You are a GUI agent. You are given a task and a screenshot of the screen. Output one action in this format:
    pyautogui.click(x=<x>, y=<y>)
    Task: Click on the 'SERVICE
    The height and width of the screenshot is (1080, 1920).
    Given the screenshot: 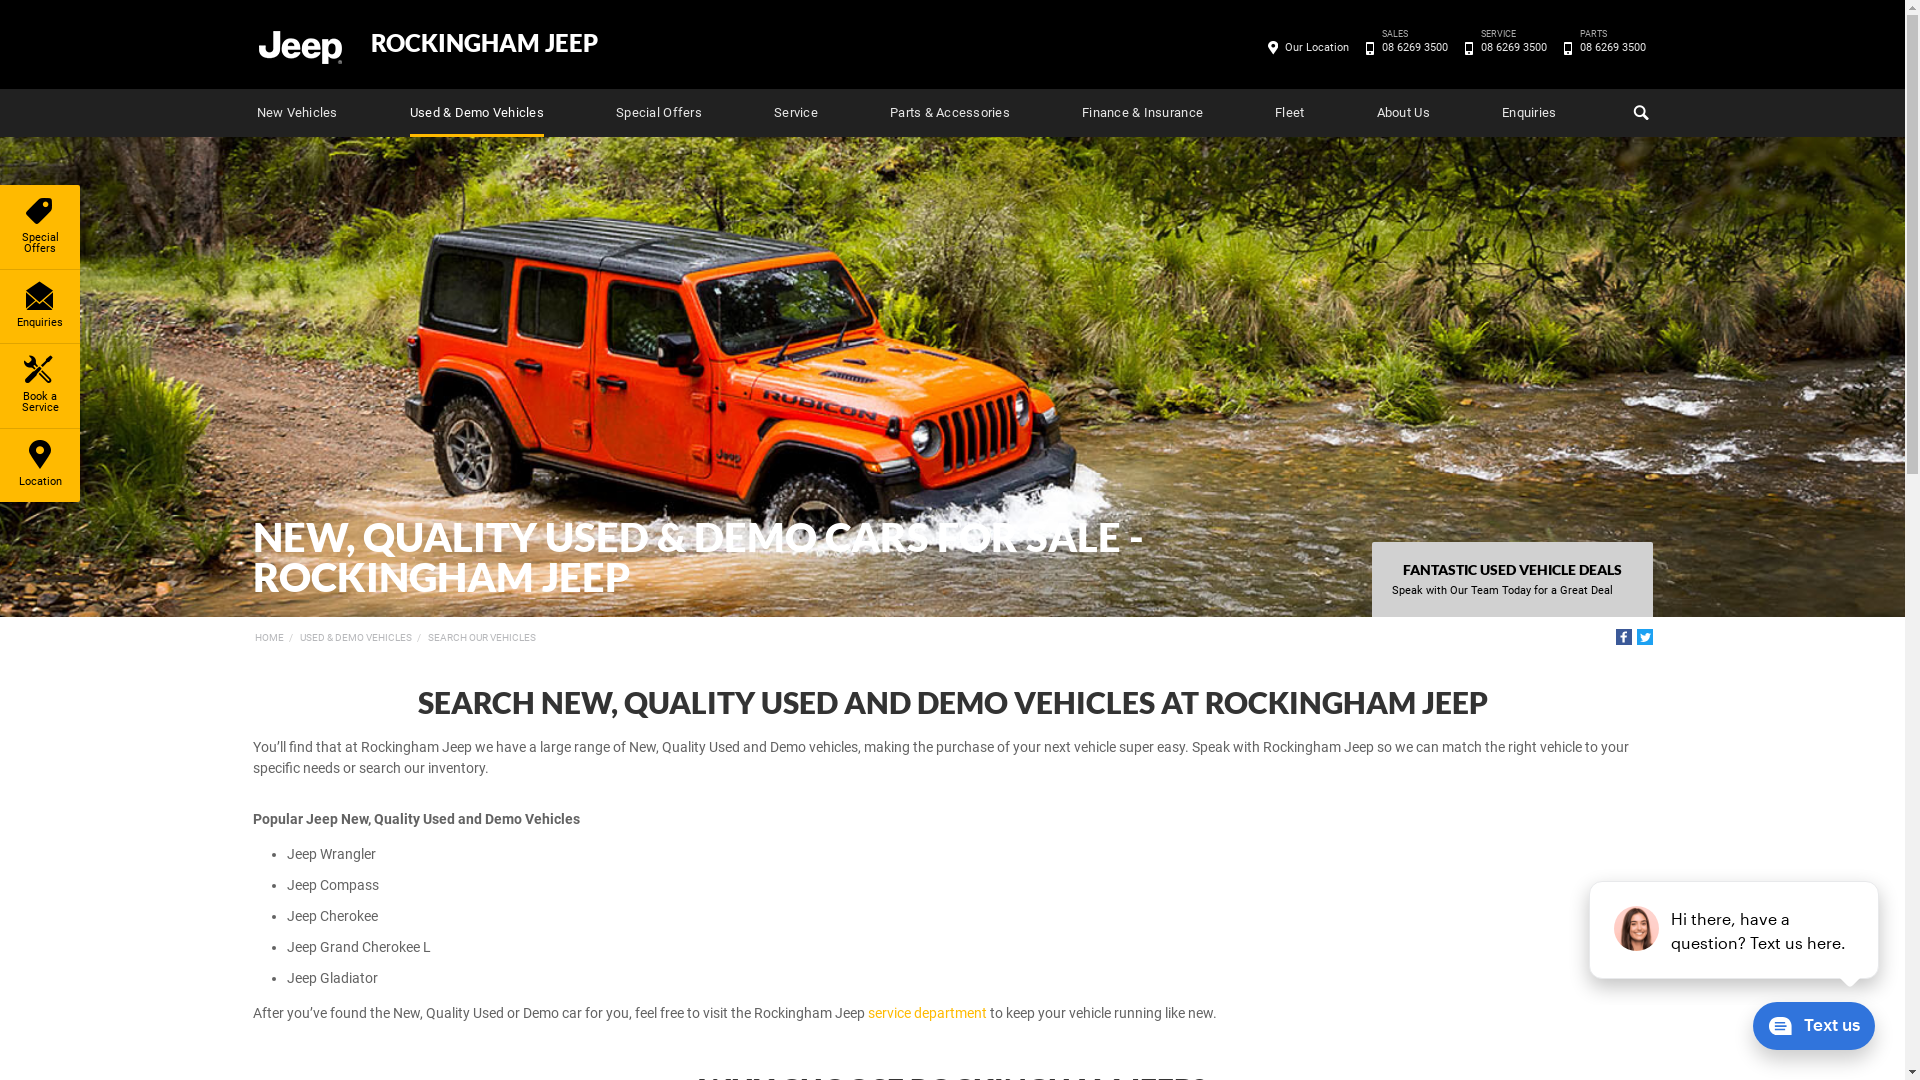 What is the action you would take?
    pyautogui.click(x=1473, y=46)
    